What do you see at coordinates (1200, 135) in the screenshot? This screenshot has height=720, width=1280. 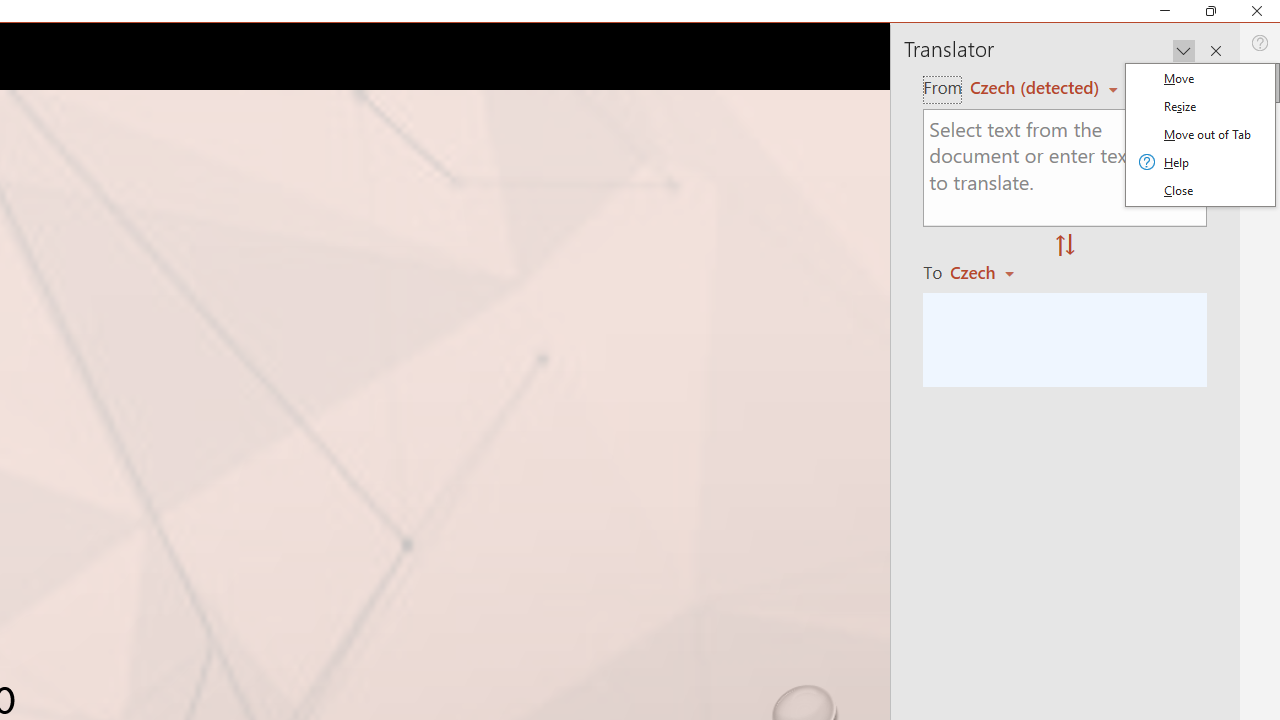 I see `'Class: Net UI Tool Window'` at bounding box center [1200, 135].